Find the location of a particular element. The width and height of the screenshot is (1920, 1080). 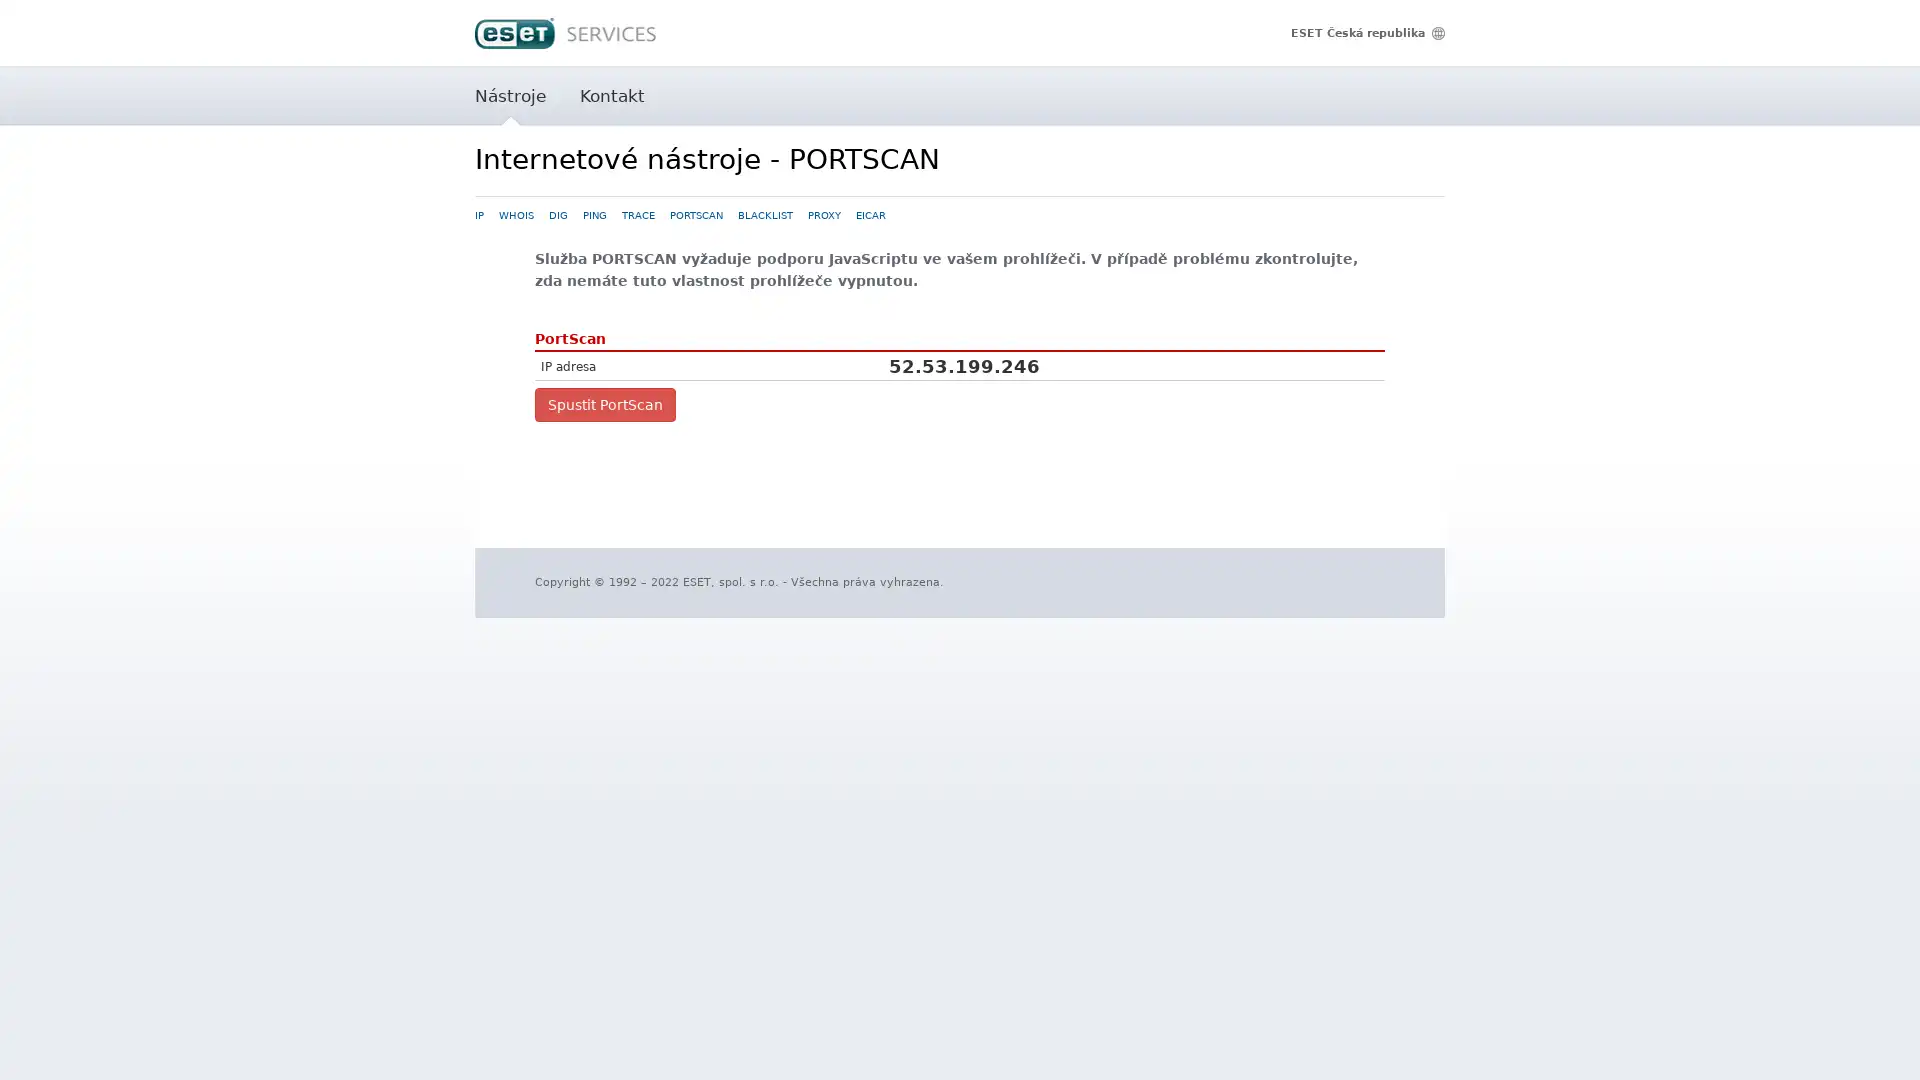

Spustit PortScan is located at coordinates (604, 405).